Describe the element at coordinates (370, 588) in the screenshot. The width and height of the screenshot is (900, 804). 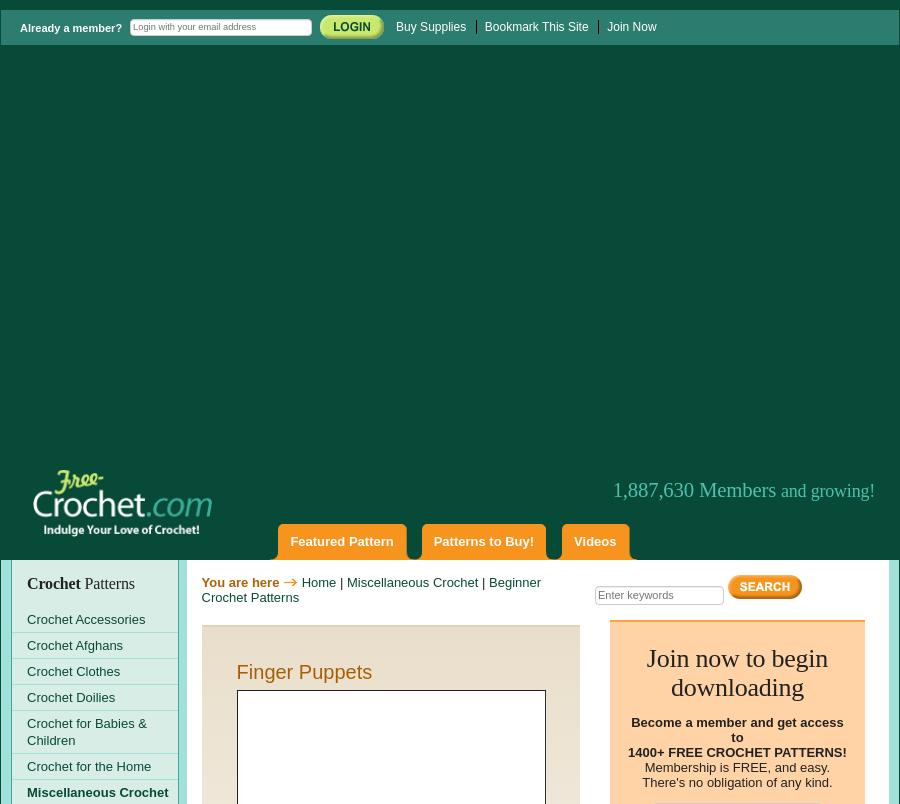
I see `'Beginner Crochet Patterns'` at that location.